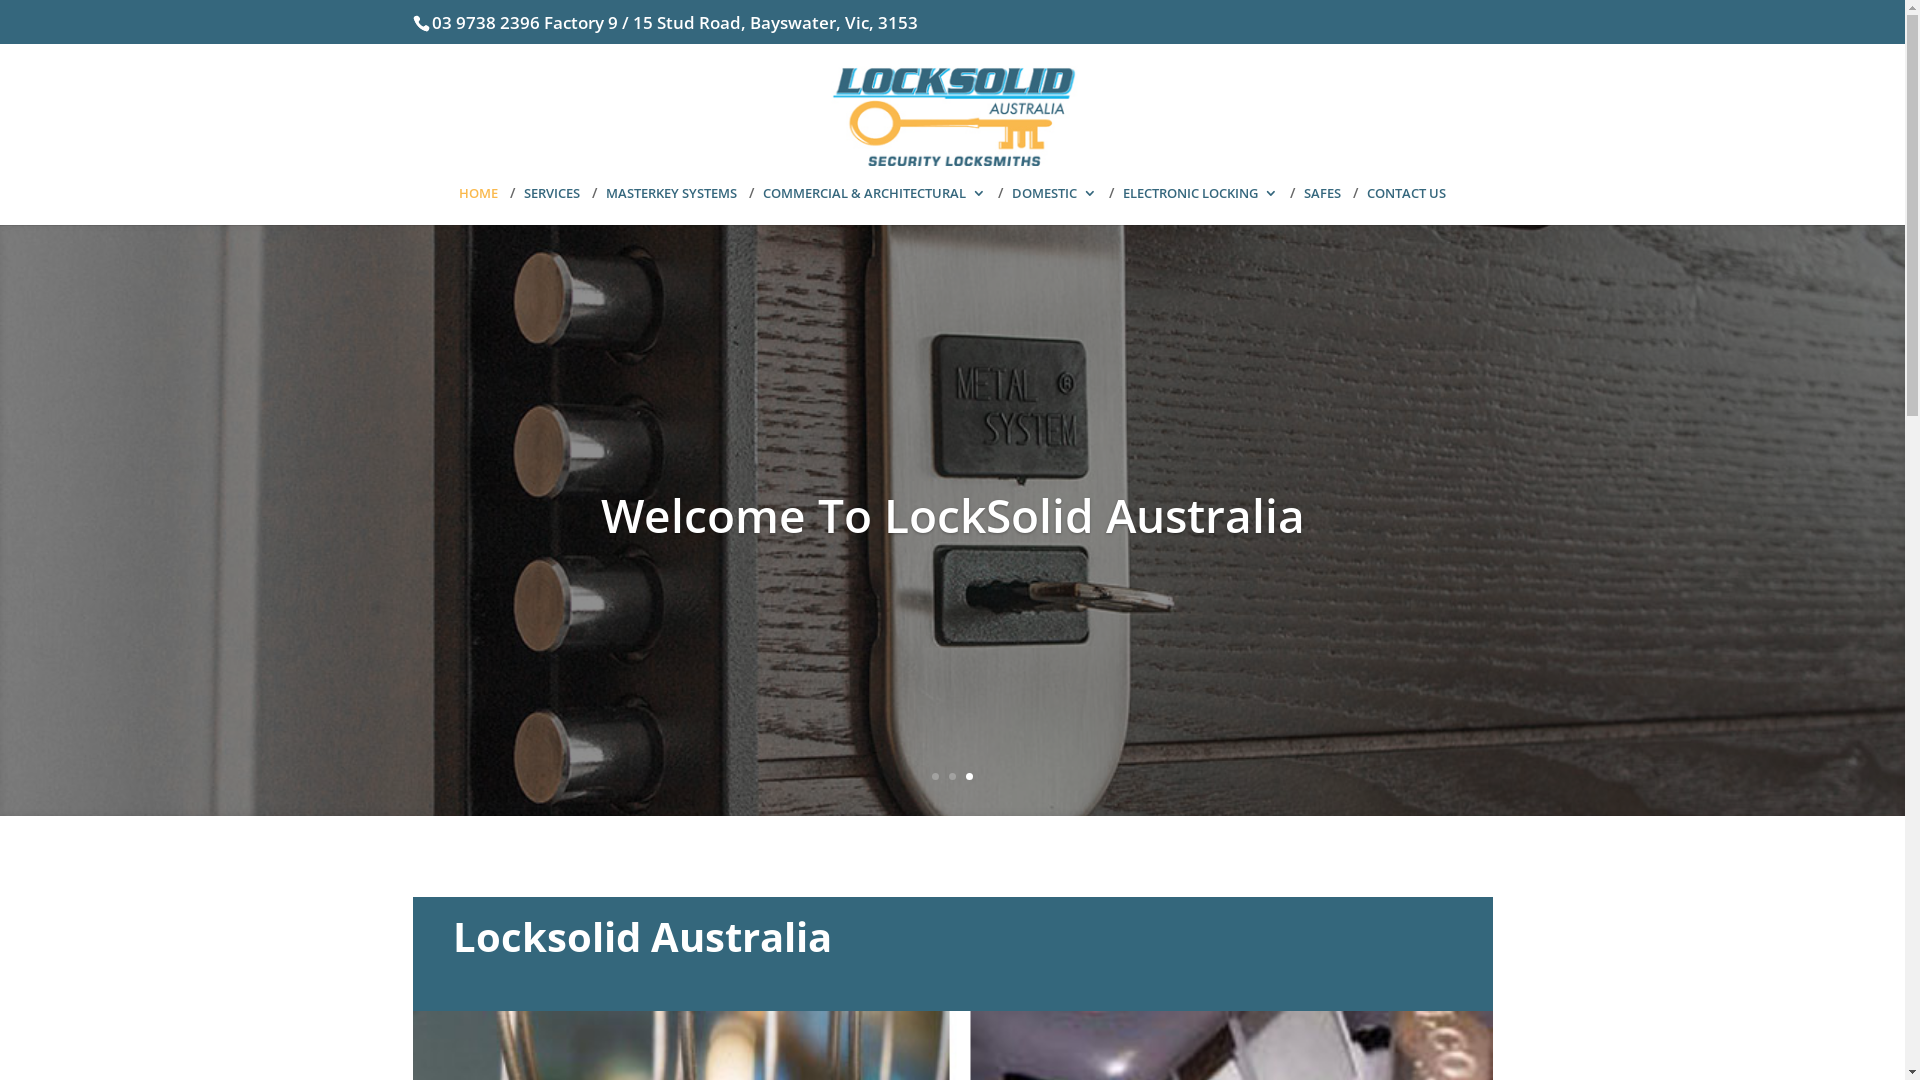  I want to click on 'MASTERKEY SYSTEMS', so click(671, 205).